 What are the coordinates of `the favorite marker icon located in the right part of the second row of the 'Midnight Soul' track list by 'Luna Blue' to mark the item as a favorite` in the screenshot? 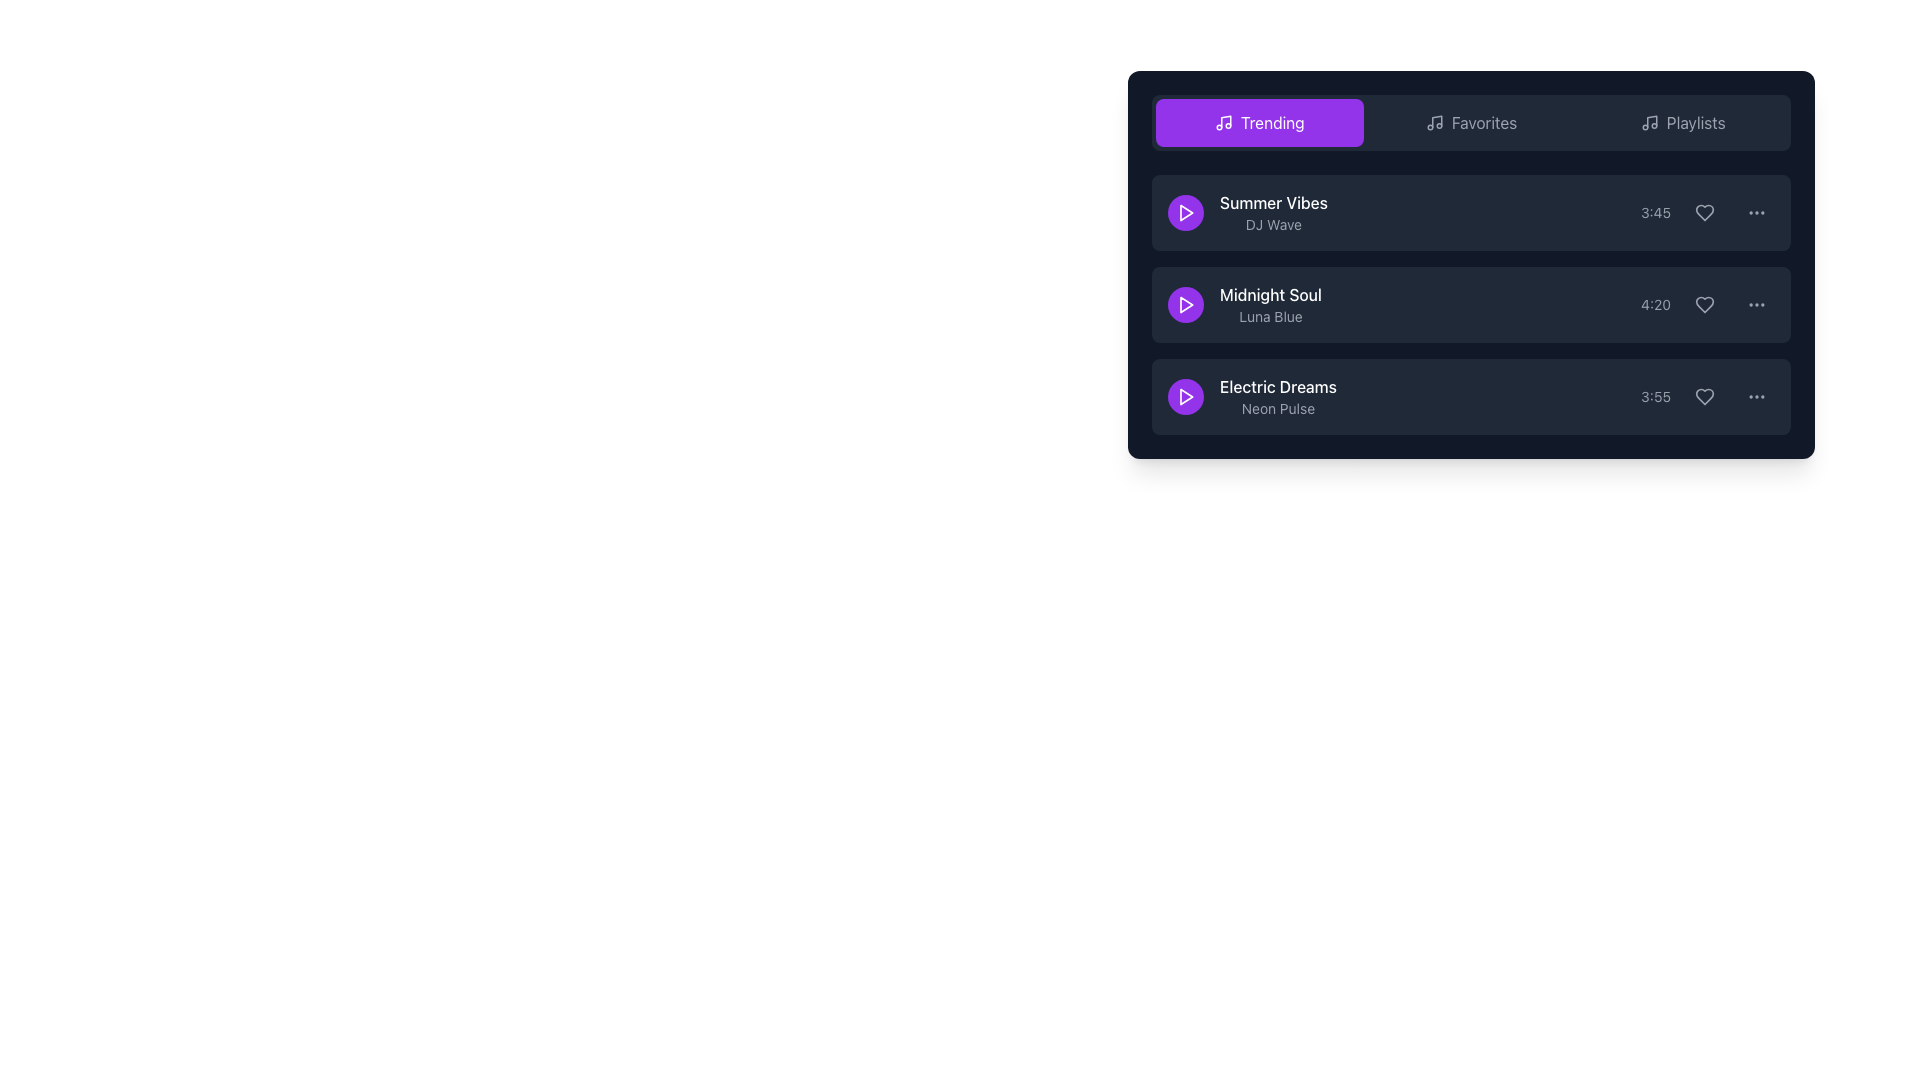 It's located at (1703, 304).